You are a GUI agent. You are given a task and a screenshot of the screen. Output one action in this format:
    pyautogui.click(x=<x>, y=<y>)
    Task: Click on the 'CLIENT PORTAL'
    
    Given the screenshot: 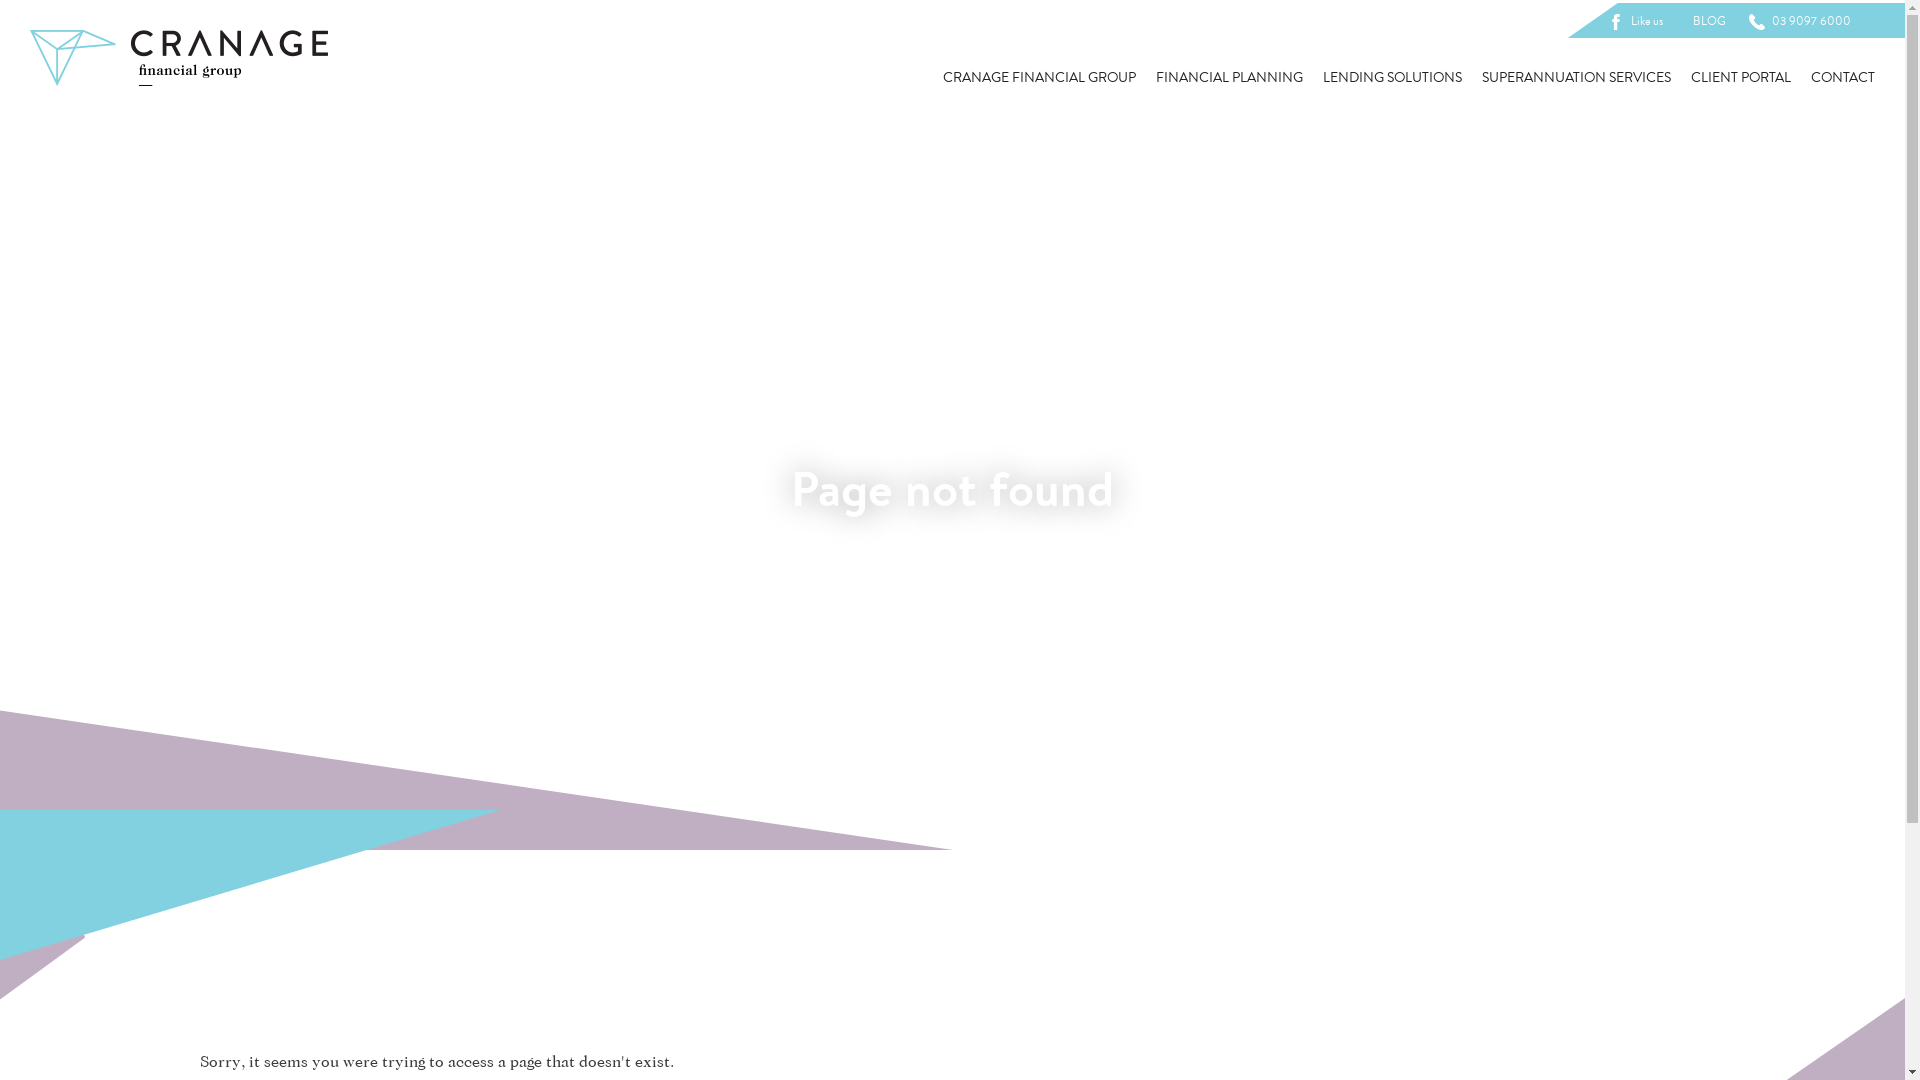 What is the action you would take?
    pyautogui.click(x=1740, y=77)
    